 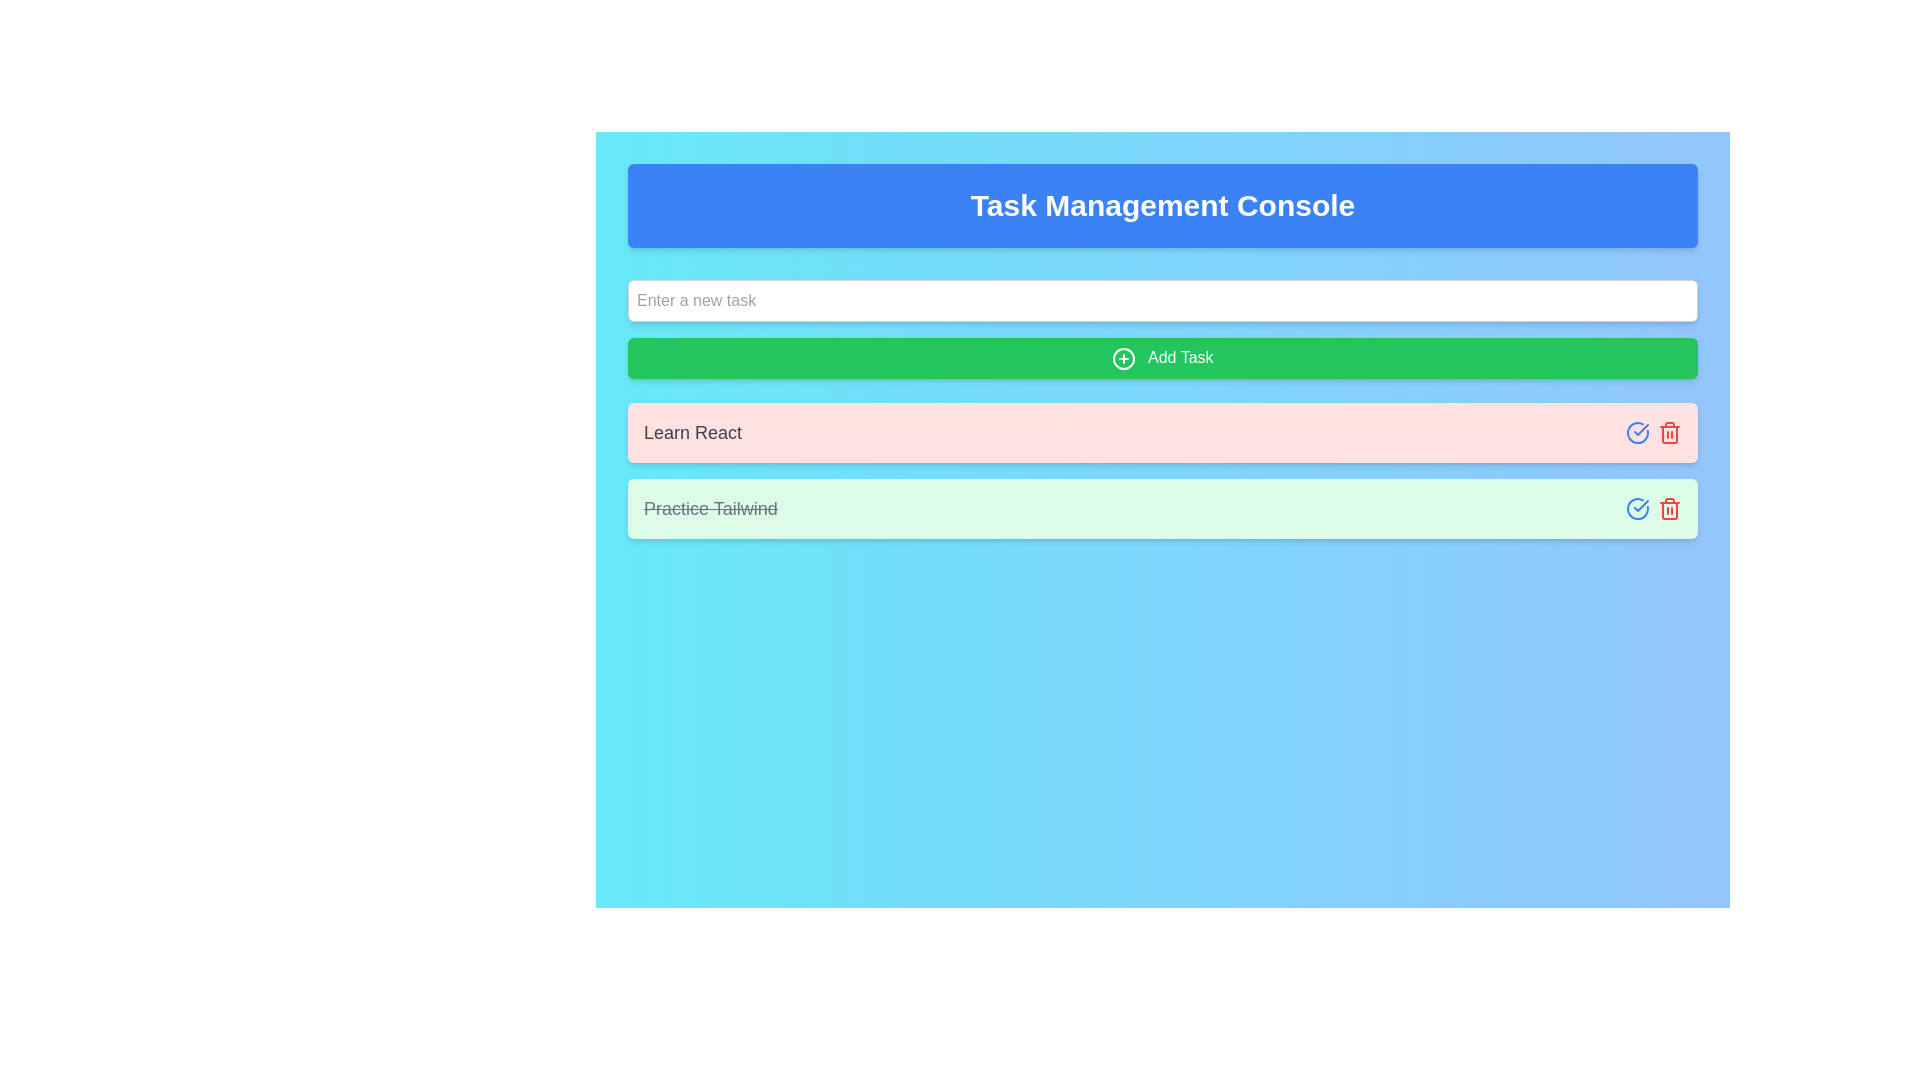 I want to click on the first Task Card element located directly below the 'Add Task' button in the task management list, so click(x=1162, y=431).